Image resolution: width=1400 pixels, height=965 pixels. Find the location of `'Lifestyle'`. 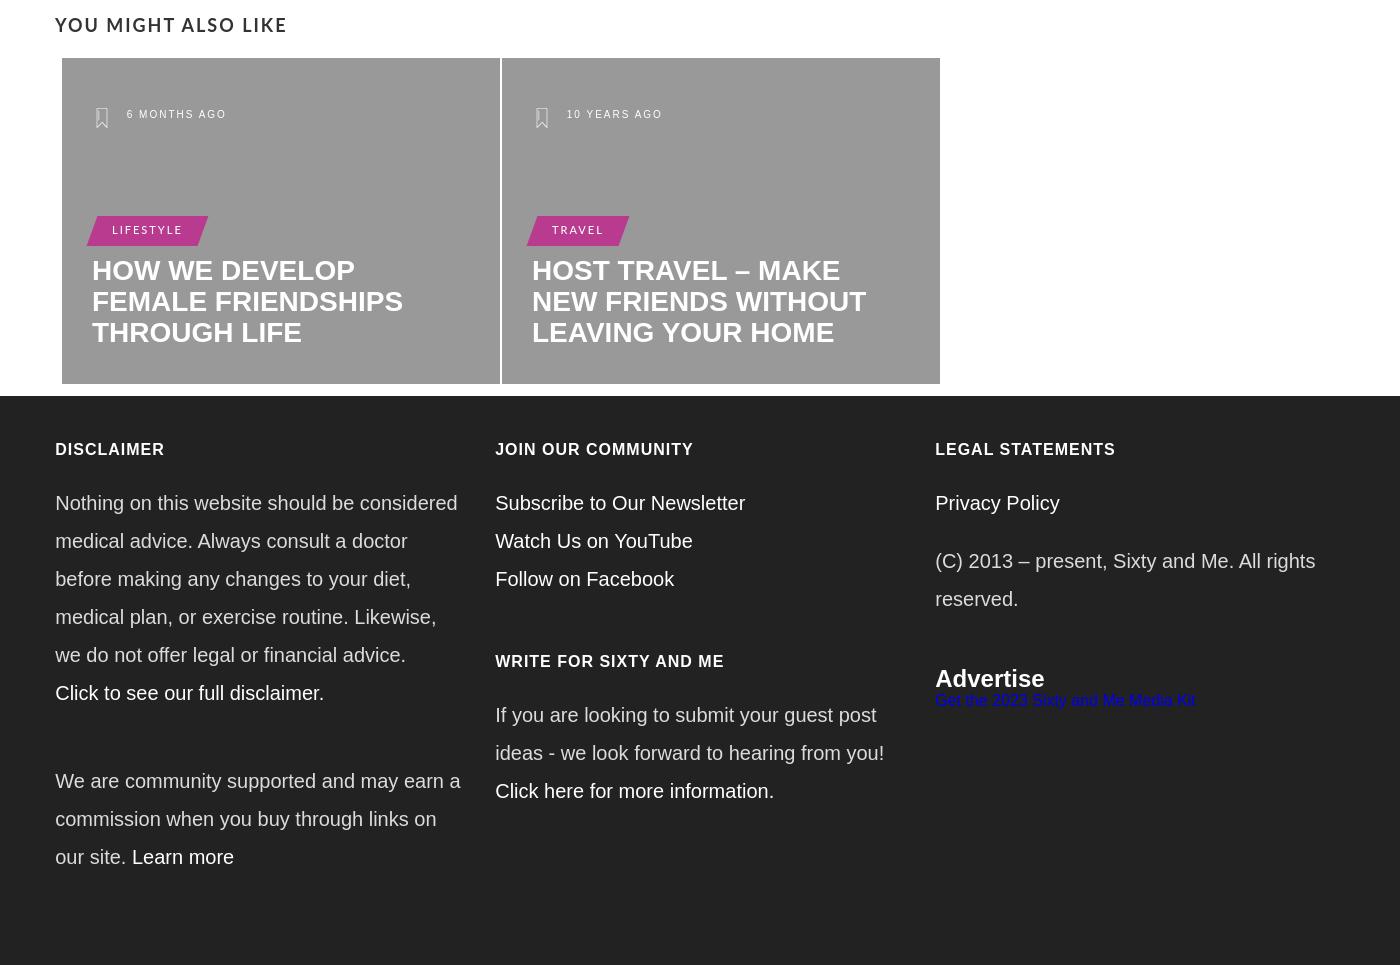

'Lifestyle' is located at coordinates (146, 229).